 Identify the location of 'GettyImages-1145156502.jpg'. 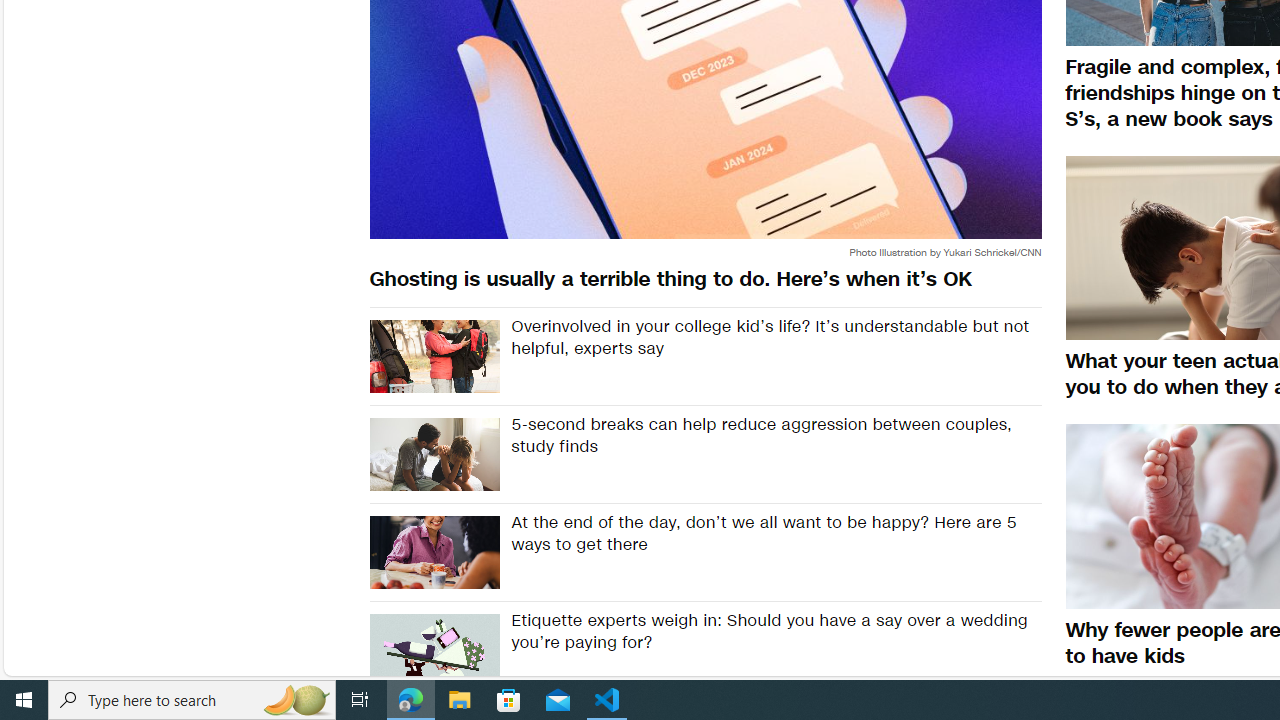
(433, 455).